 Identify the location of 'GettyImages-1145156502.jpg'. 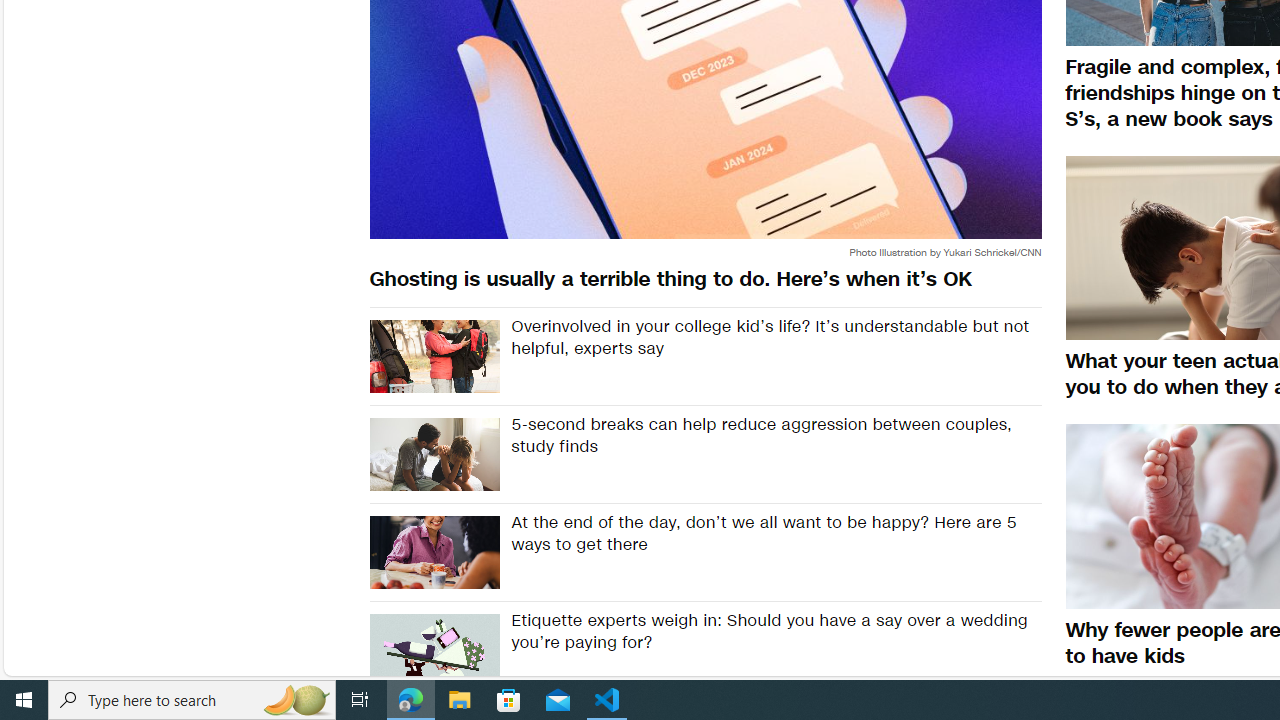
(433, 455).